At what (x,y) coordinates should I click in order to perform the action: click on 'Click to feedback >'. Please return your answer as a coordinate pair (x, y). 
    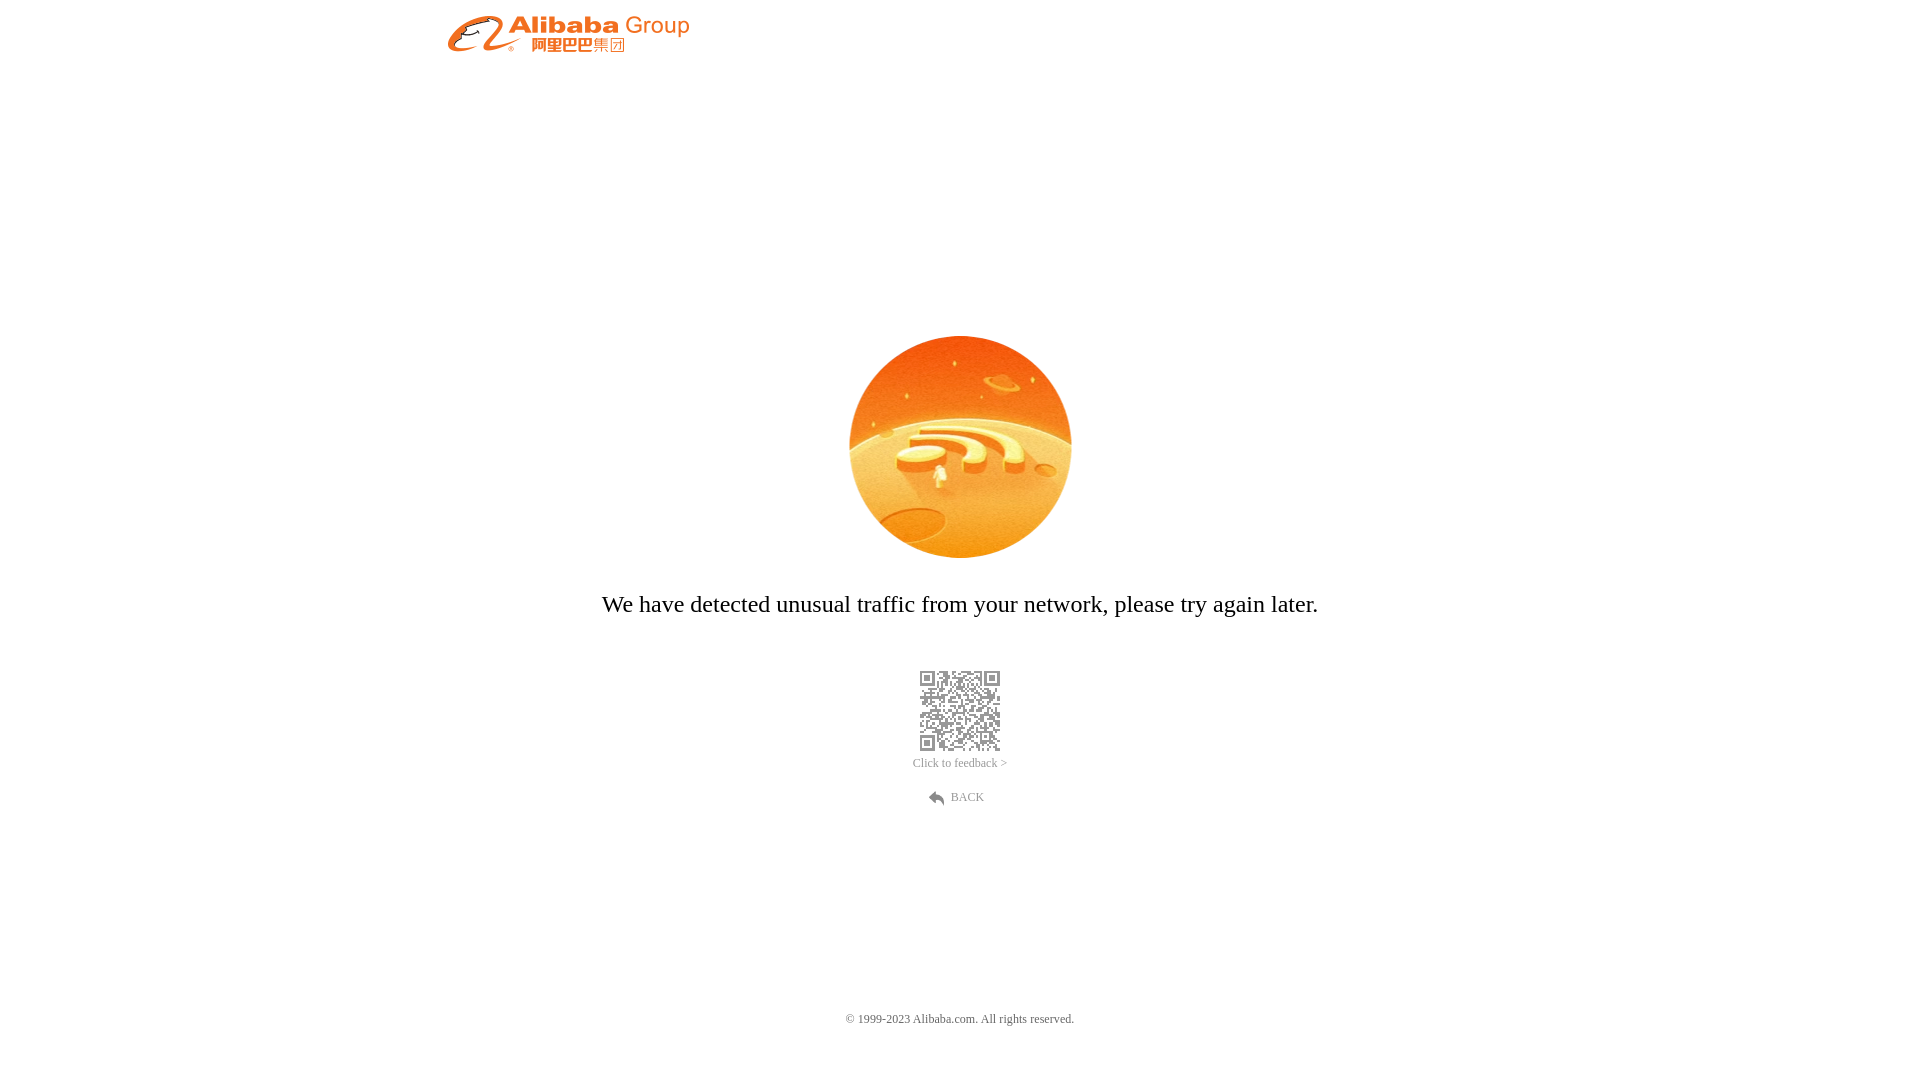
    Looking at the image, I should click on (960, 763).